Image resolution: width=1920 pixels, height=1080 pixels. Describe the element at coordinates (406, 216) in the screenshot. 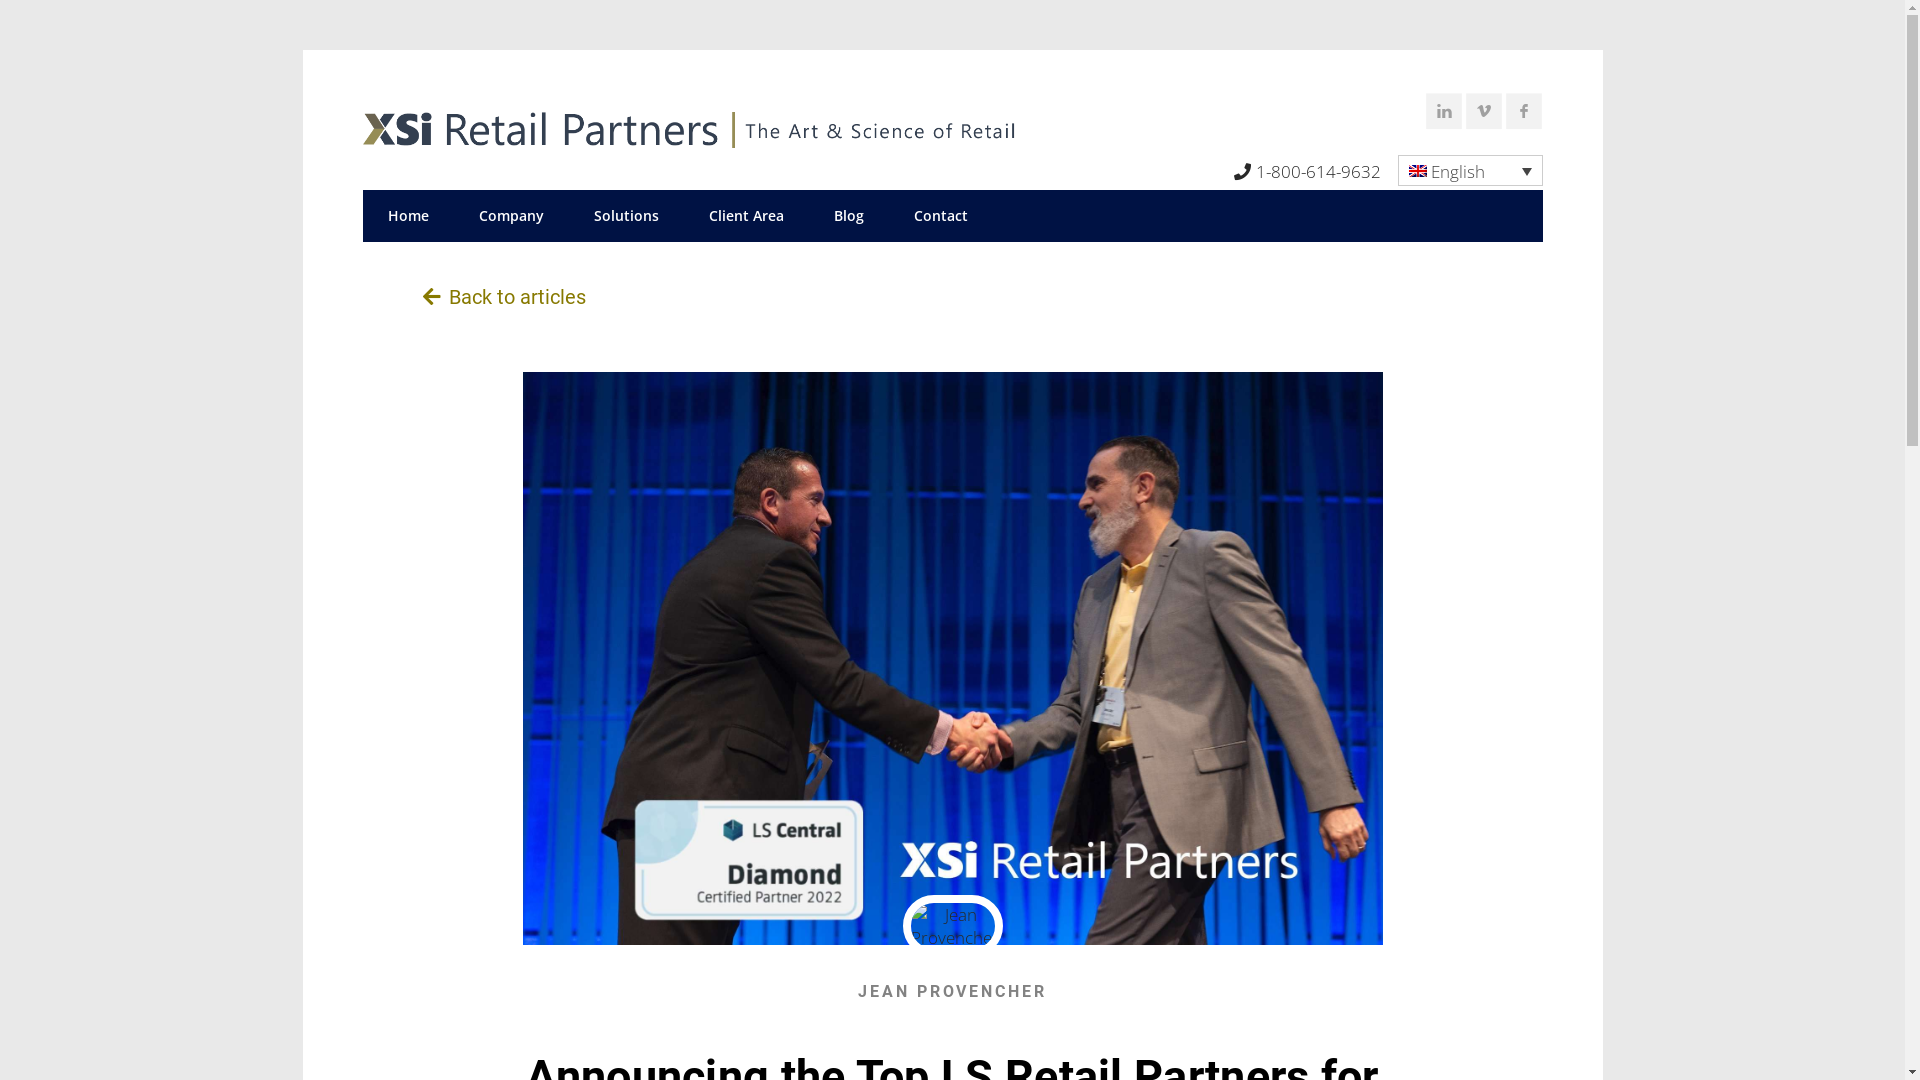

I see `'Home'` at that location.